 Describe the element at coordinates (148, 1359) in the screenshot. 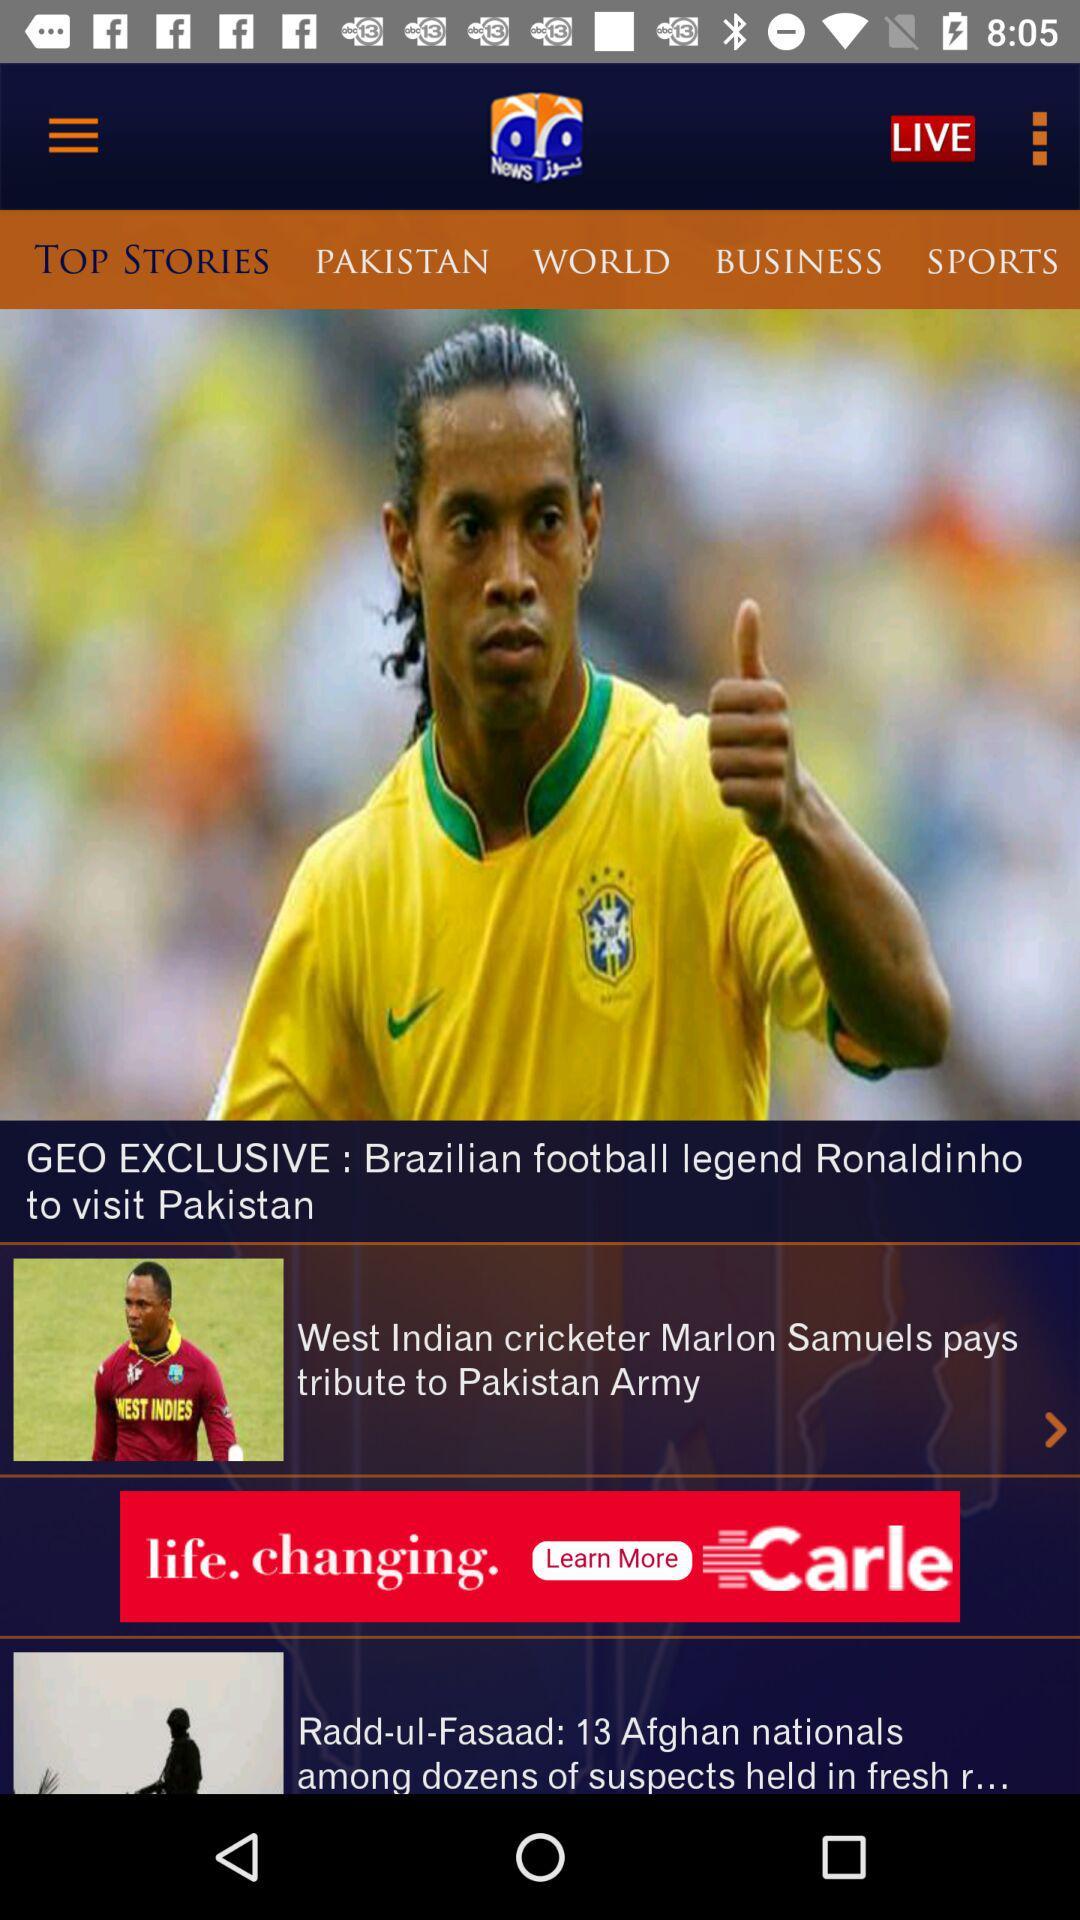

I see `the second image from top` at that location.